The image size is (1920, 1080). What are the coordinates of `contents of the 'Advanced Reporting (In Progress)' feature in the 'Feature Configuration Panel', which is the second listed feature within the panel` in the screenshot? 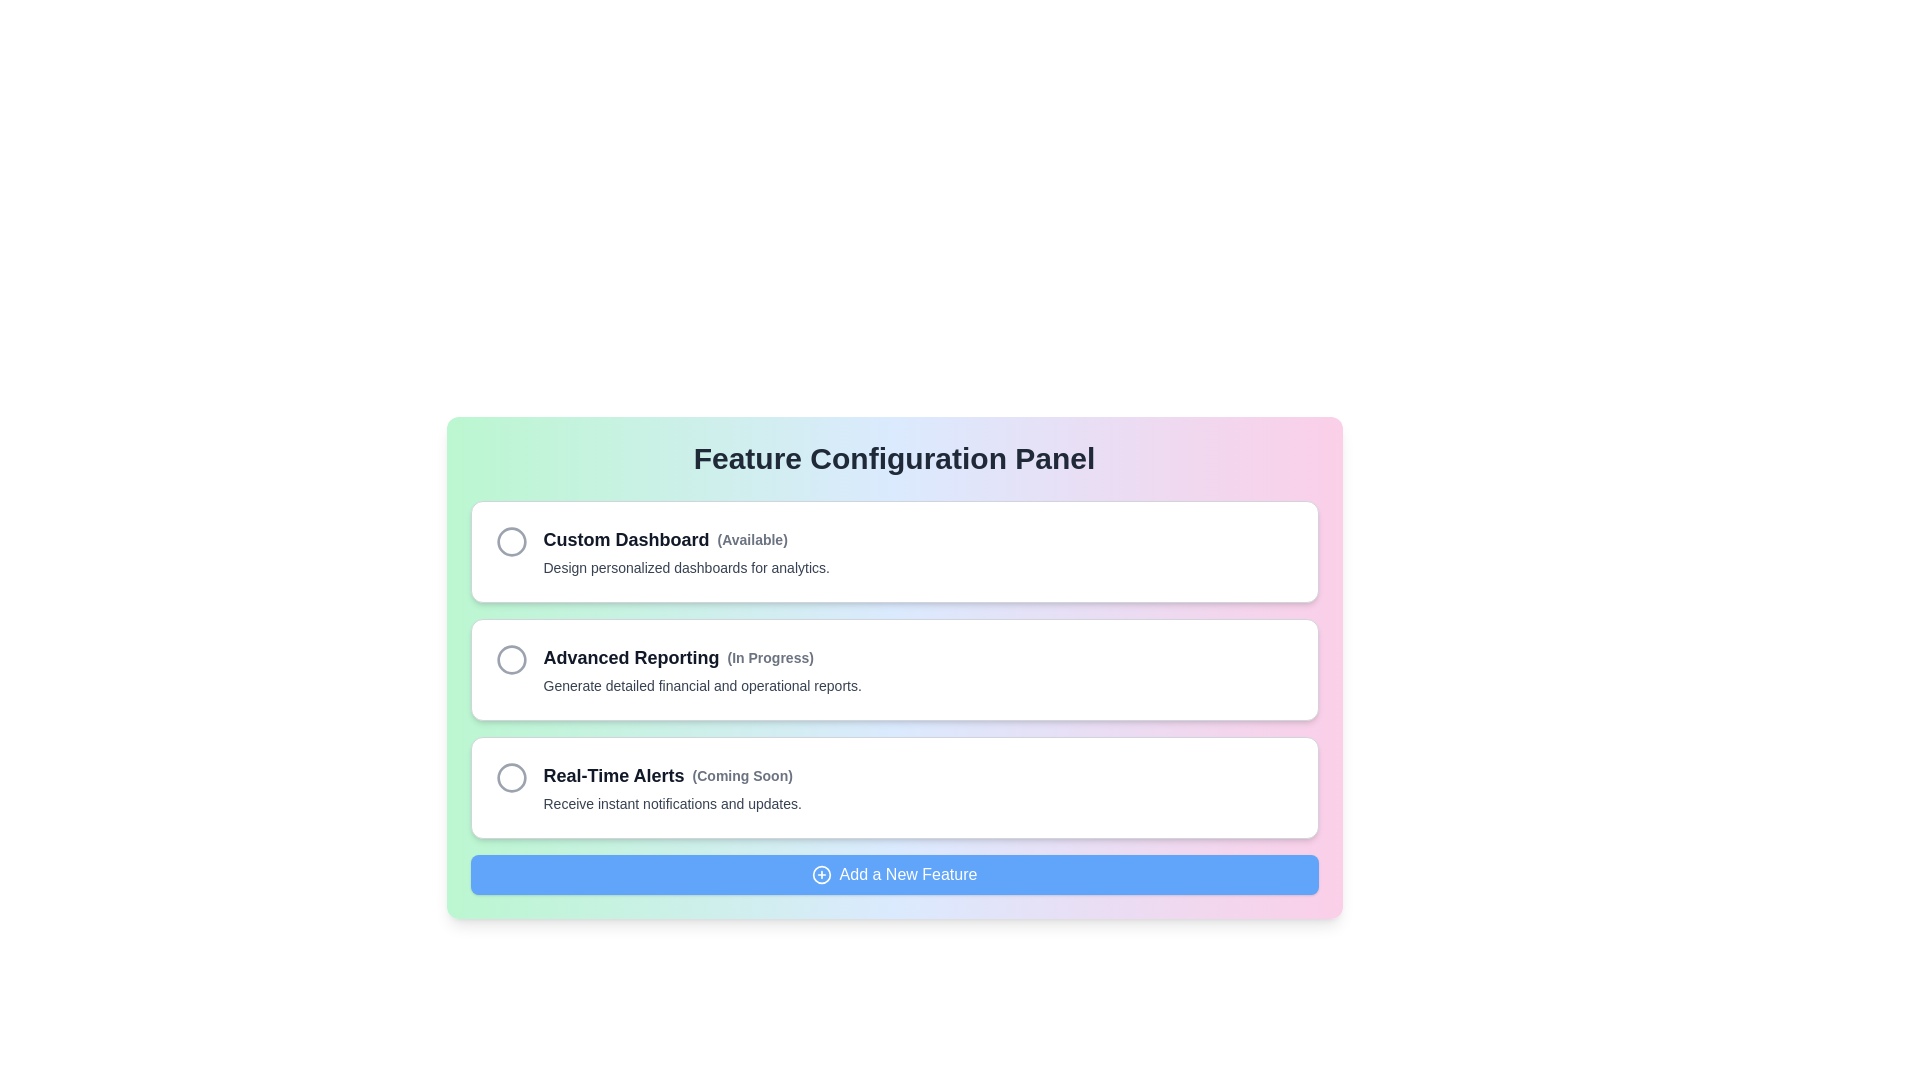 It's located at (893, 667).